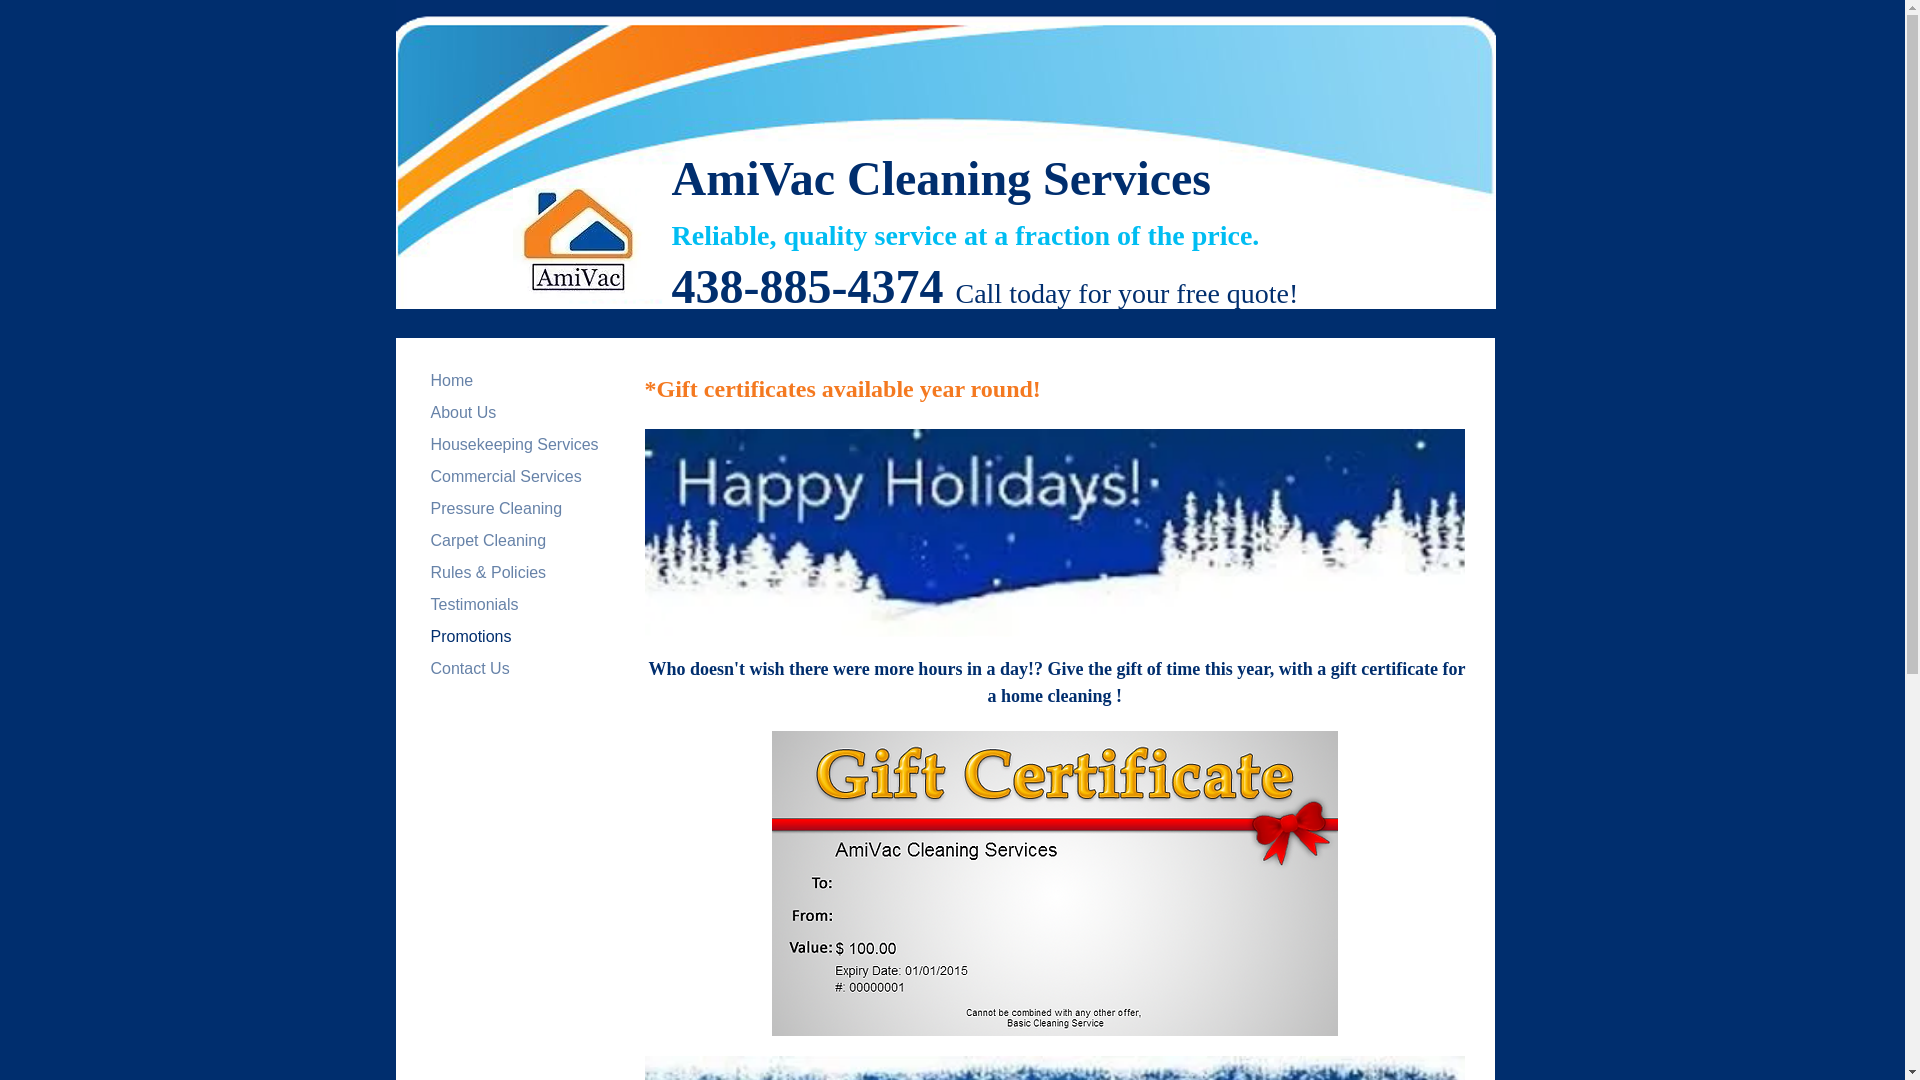 The height and width of the screenshot is (1080, 1920). Describe the element at coordinates (469, 636) in the screenshot. I see `'Promotions'` at that location.